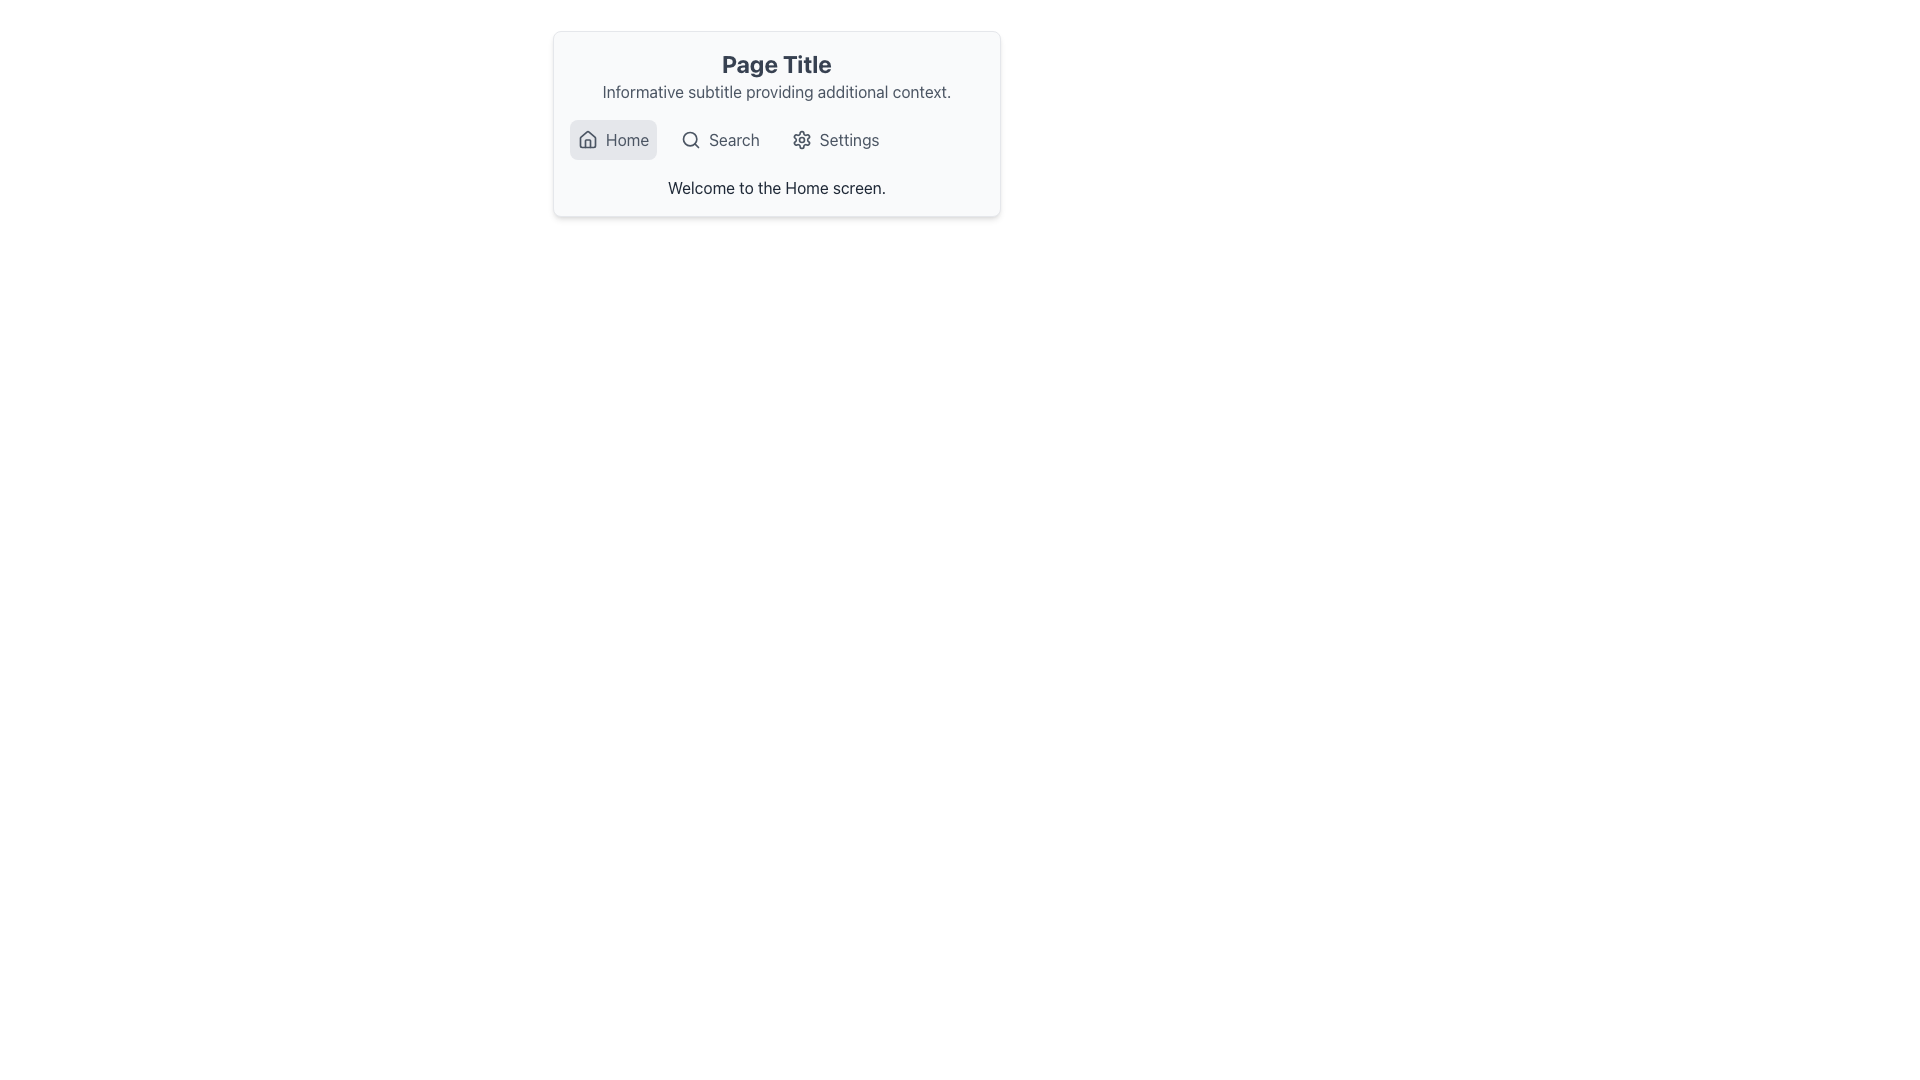  What do you see at coordinates (587, 137) in the screenshot?
I see `the lower portion of the house icon, which is part of the SVG representation located in the top-center area of the user interface, directly above the text labeled 'Home'` at bounding box center [587, 137].